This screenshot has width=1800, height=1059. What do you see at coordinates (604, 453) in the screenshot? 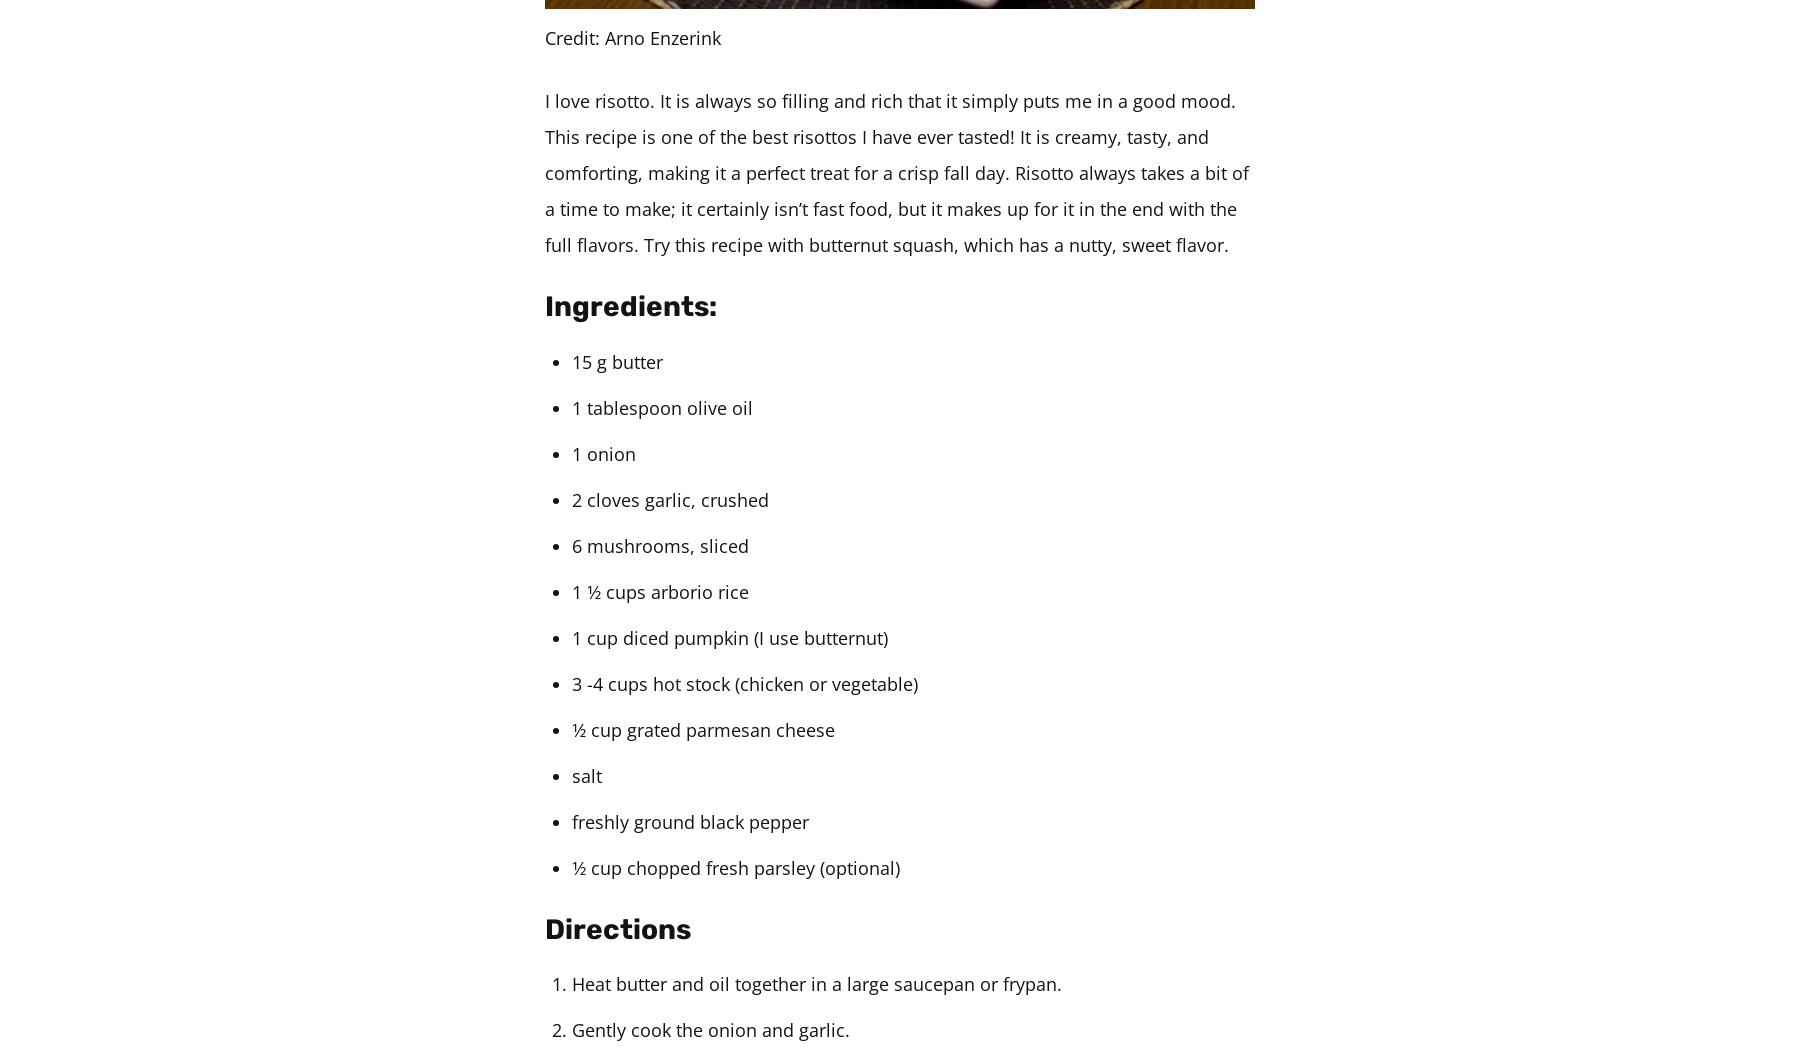
I see `'1 onion'` at bounding box center [604, 453].